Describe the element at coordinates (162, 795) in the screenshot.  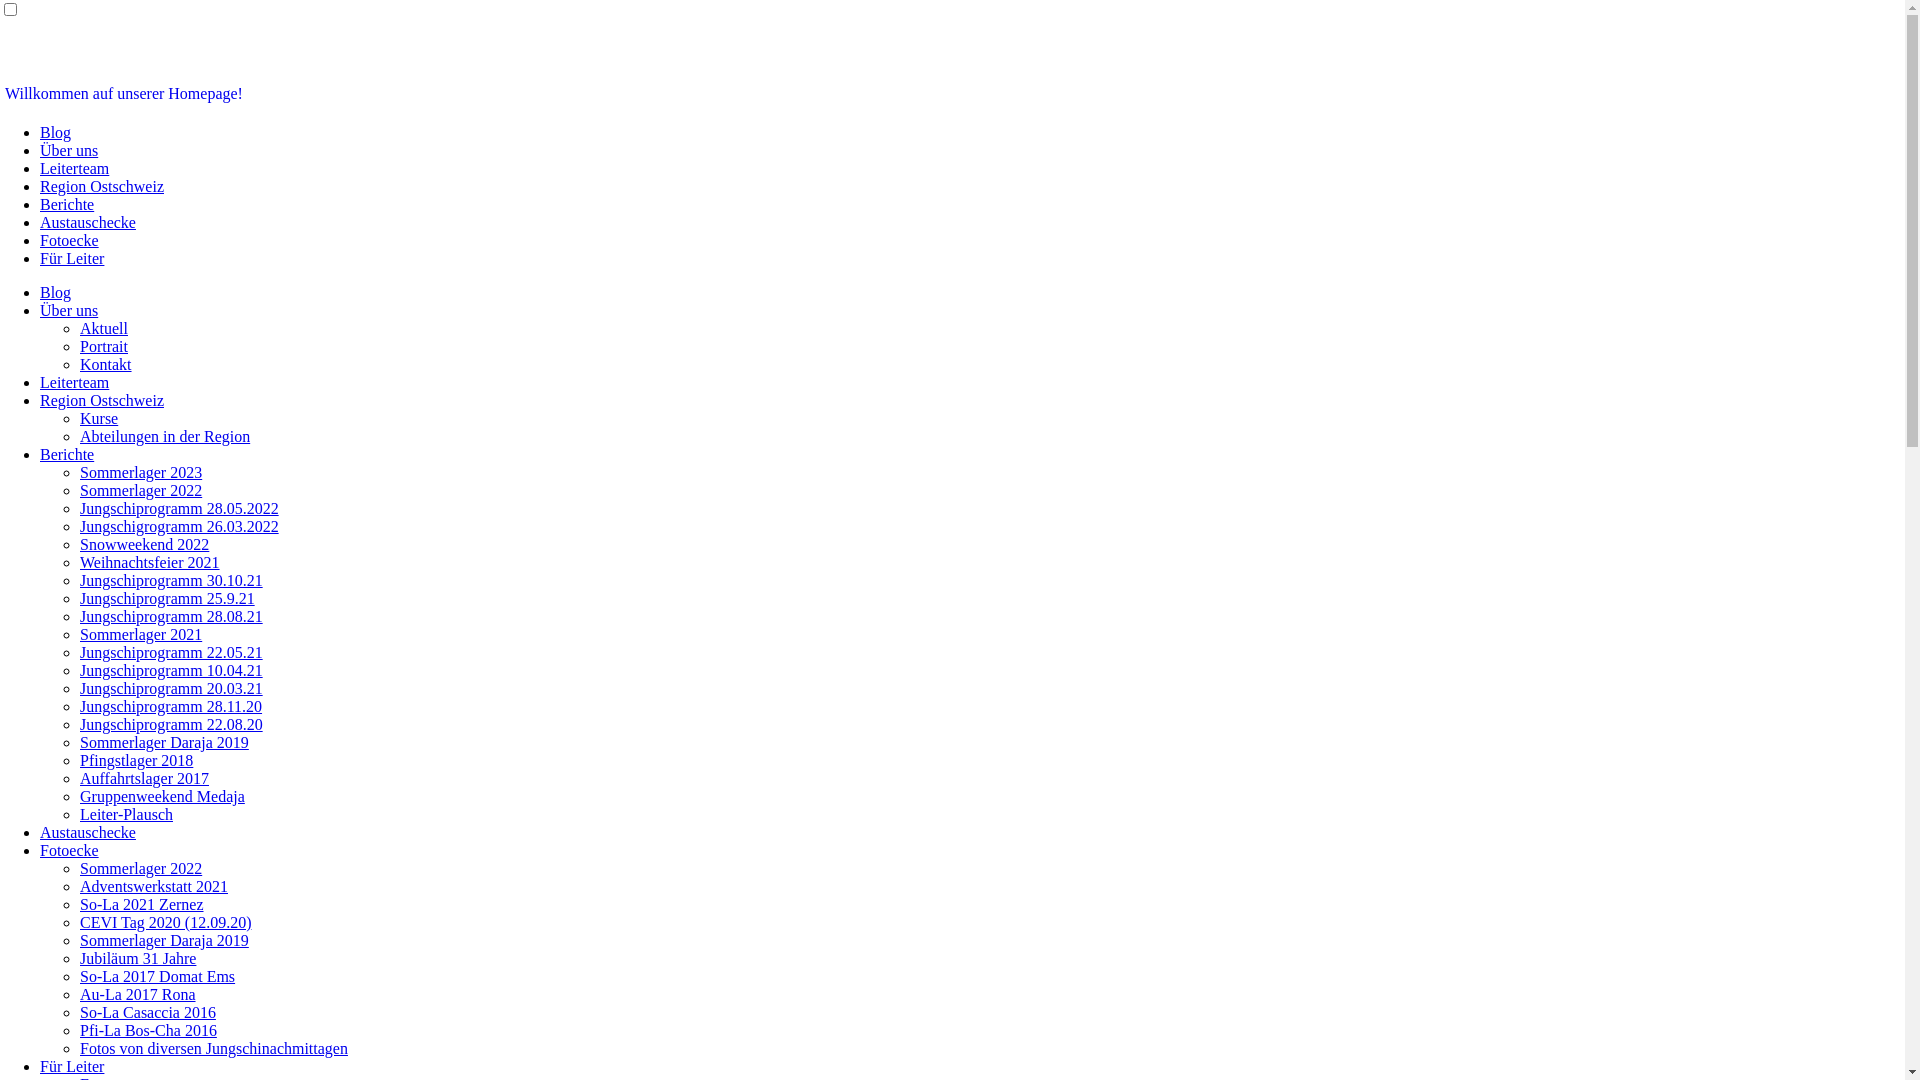
I see `'Gruppenweekend Medaja'` at that location.